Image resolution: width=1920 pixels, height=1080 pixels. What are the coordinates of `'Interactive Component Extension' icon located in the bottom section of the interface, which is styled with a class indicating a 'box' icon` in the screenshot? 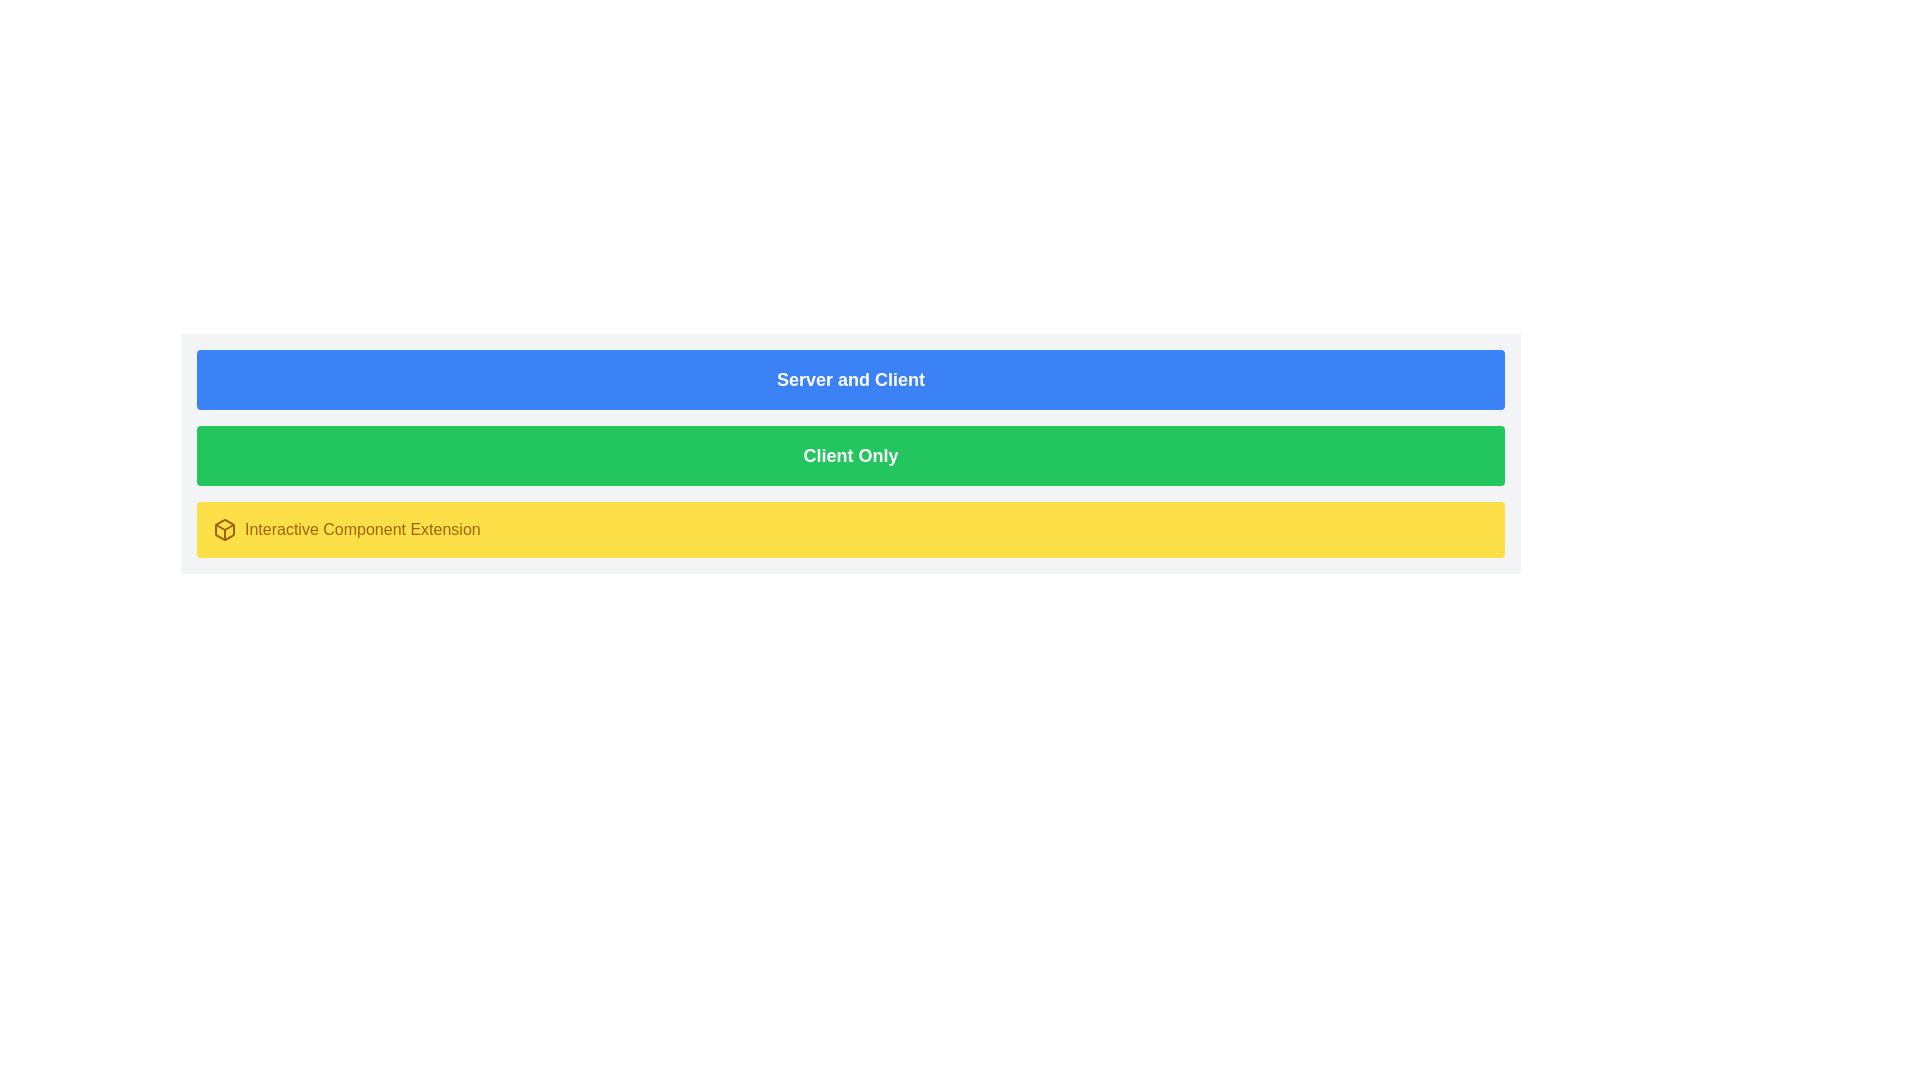 It's located at (225, 528).